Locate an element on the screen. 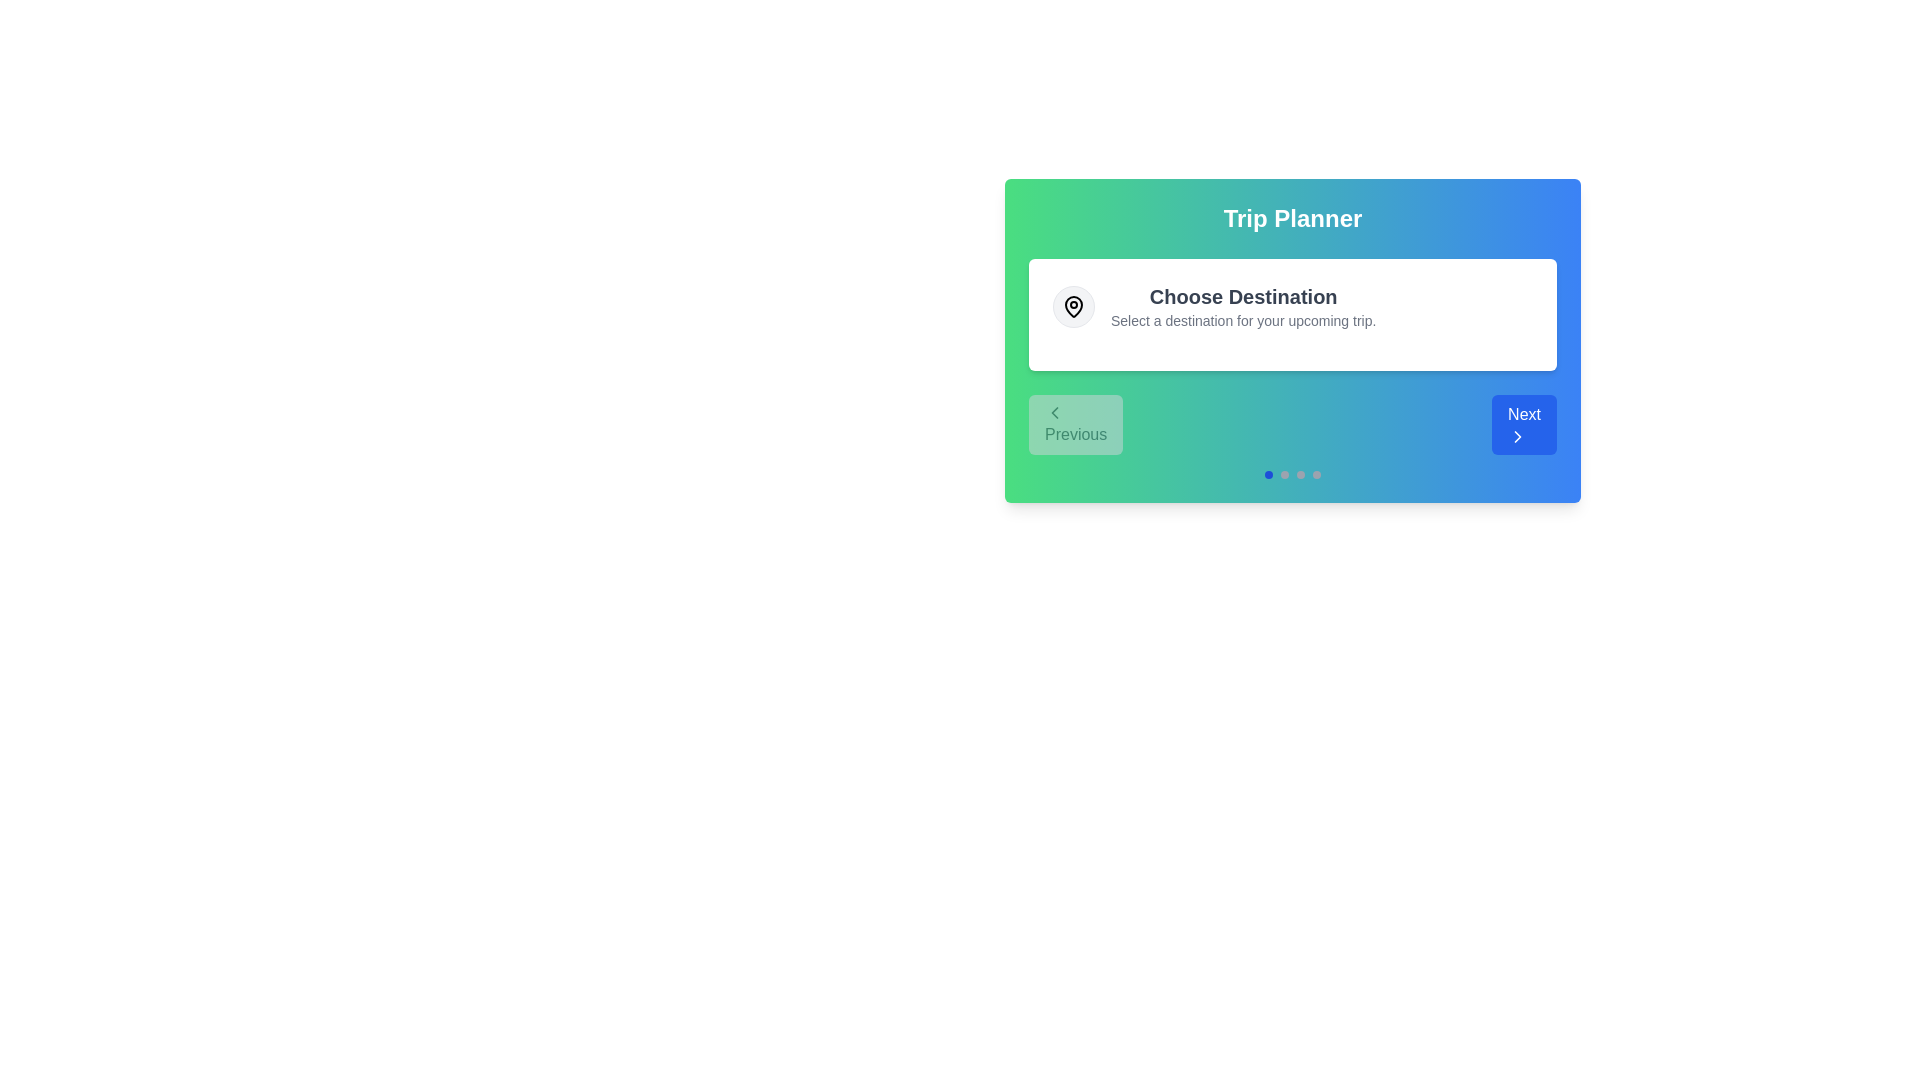 The image size is (1920, 1080). the 'Previous' button, which is a light gray rectangular button with rounded corners and a left-pointing chevron icon, to trigger a visual state change is located at coordinates (1075, 423).